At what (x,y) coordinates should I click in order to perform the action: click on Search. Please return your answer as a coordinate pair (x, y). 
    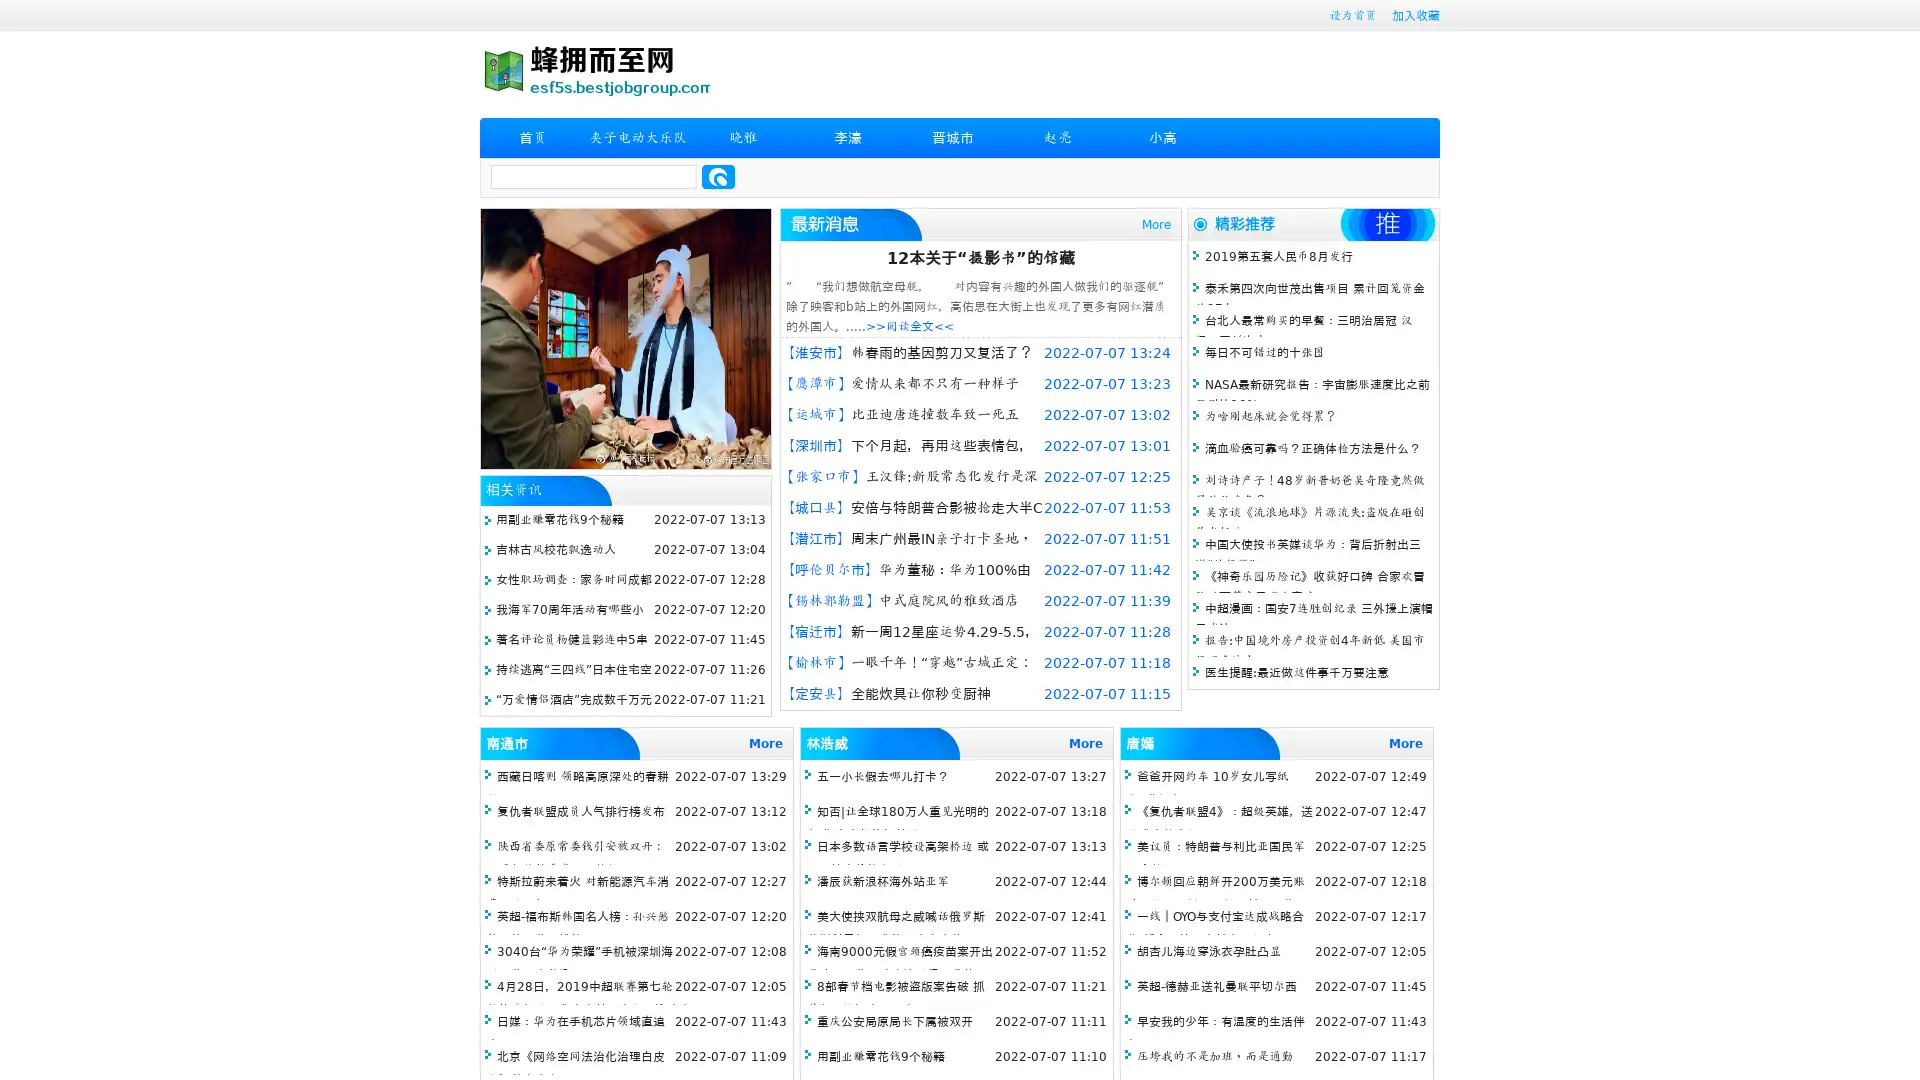
    Looking at the image, I should click on (718, 176).